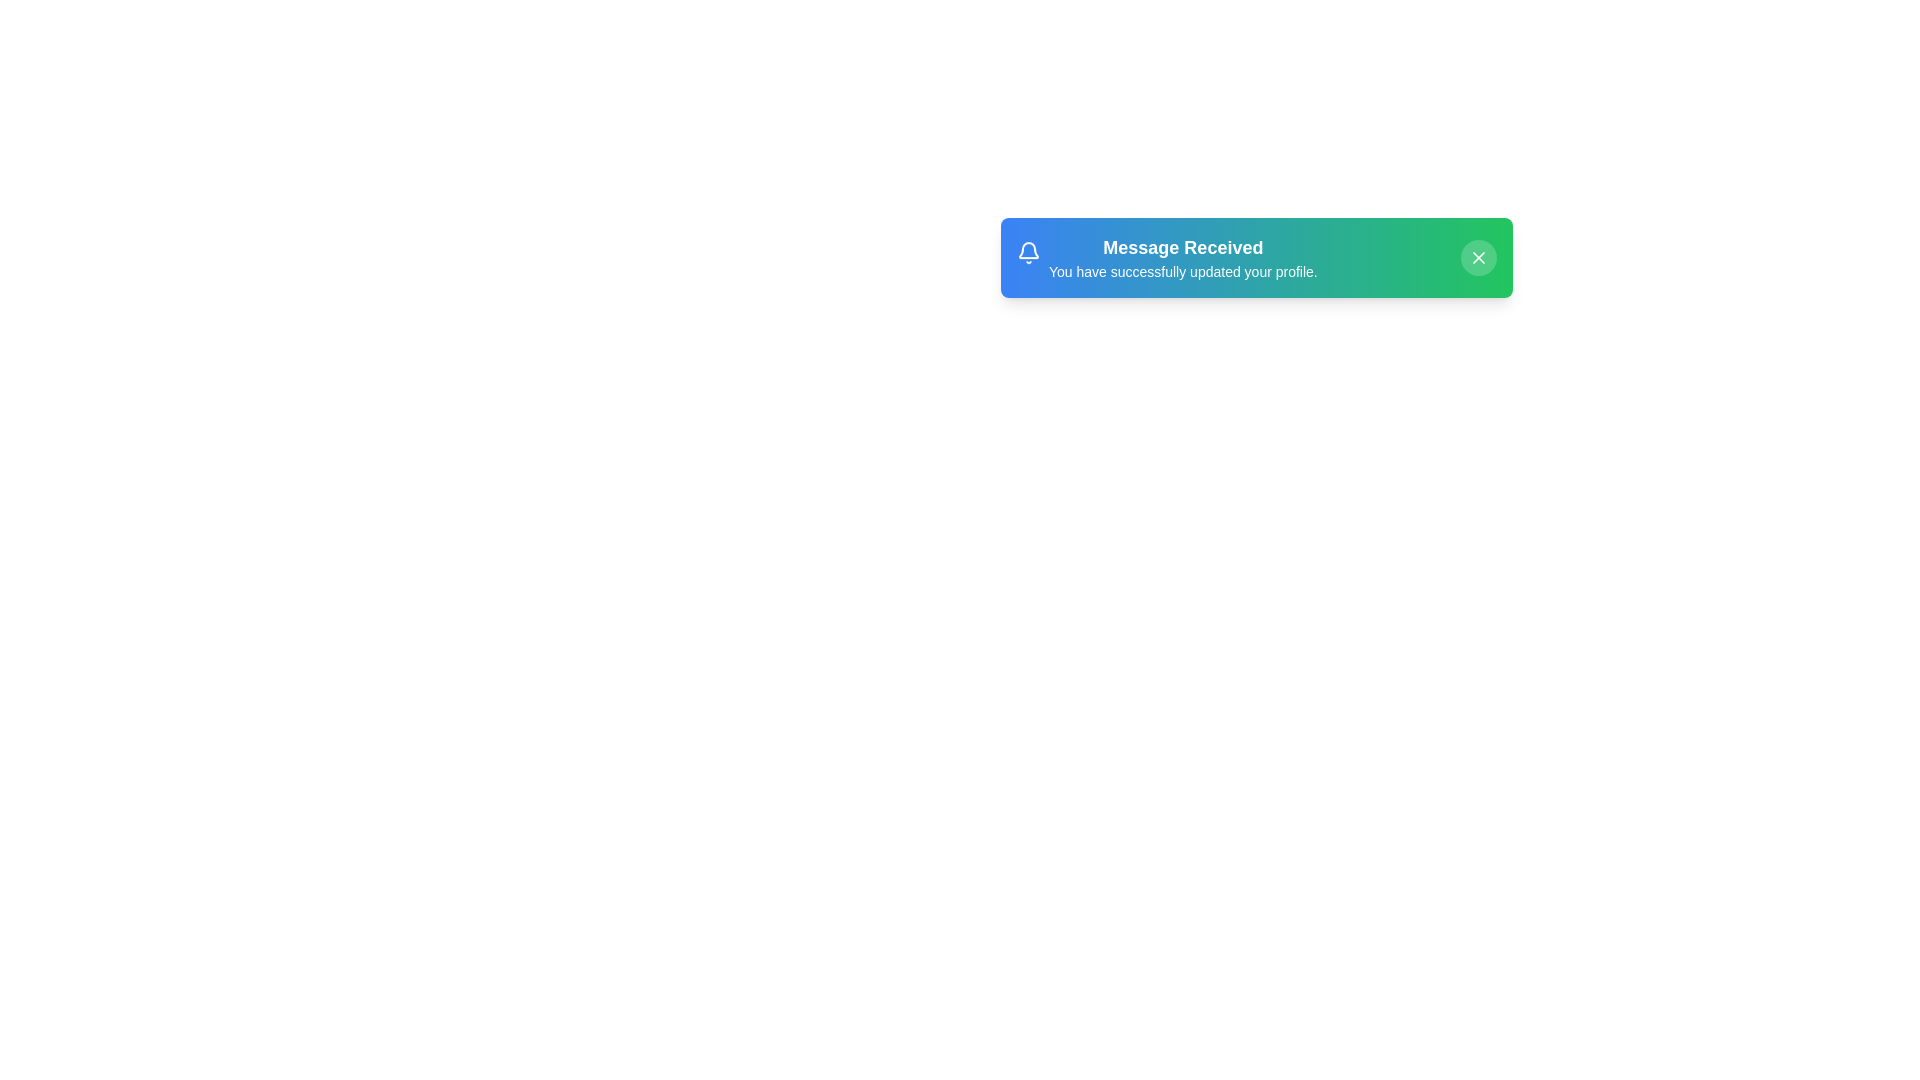 The width and height of the screenshot is (1920, 1080). Describe the element at coordinates (1028, 254) in the screenshot. I see `the notification bell icon in the snackbar` at that location.